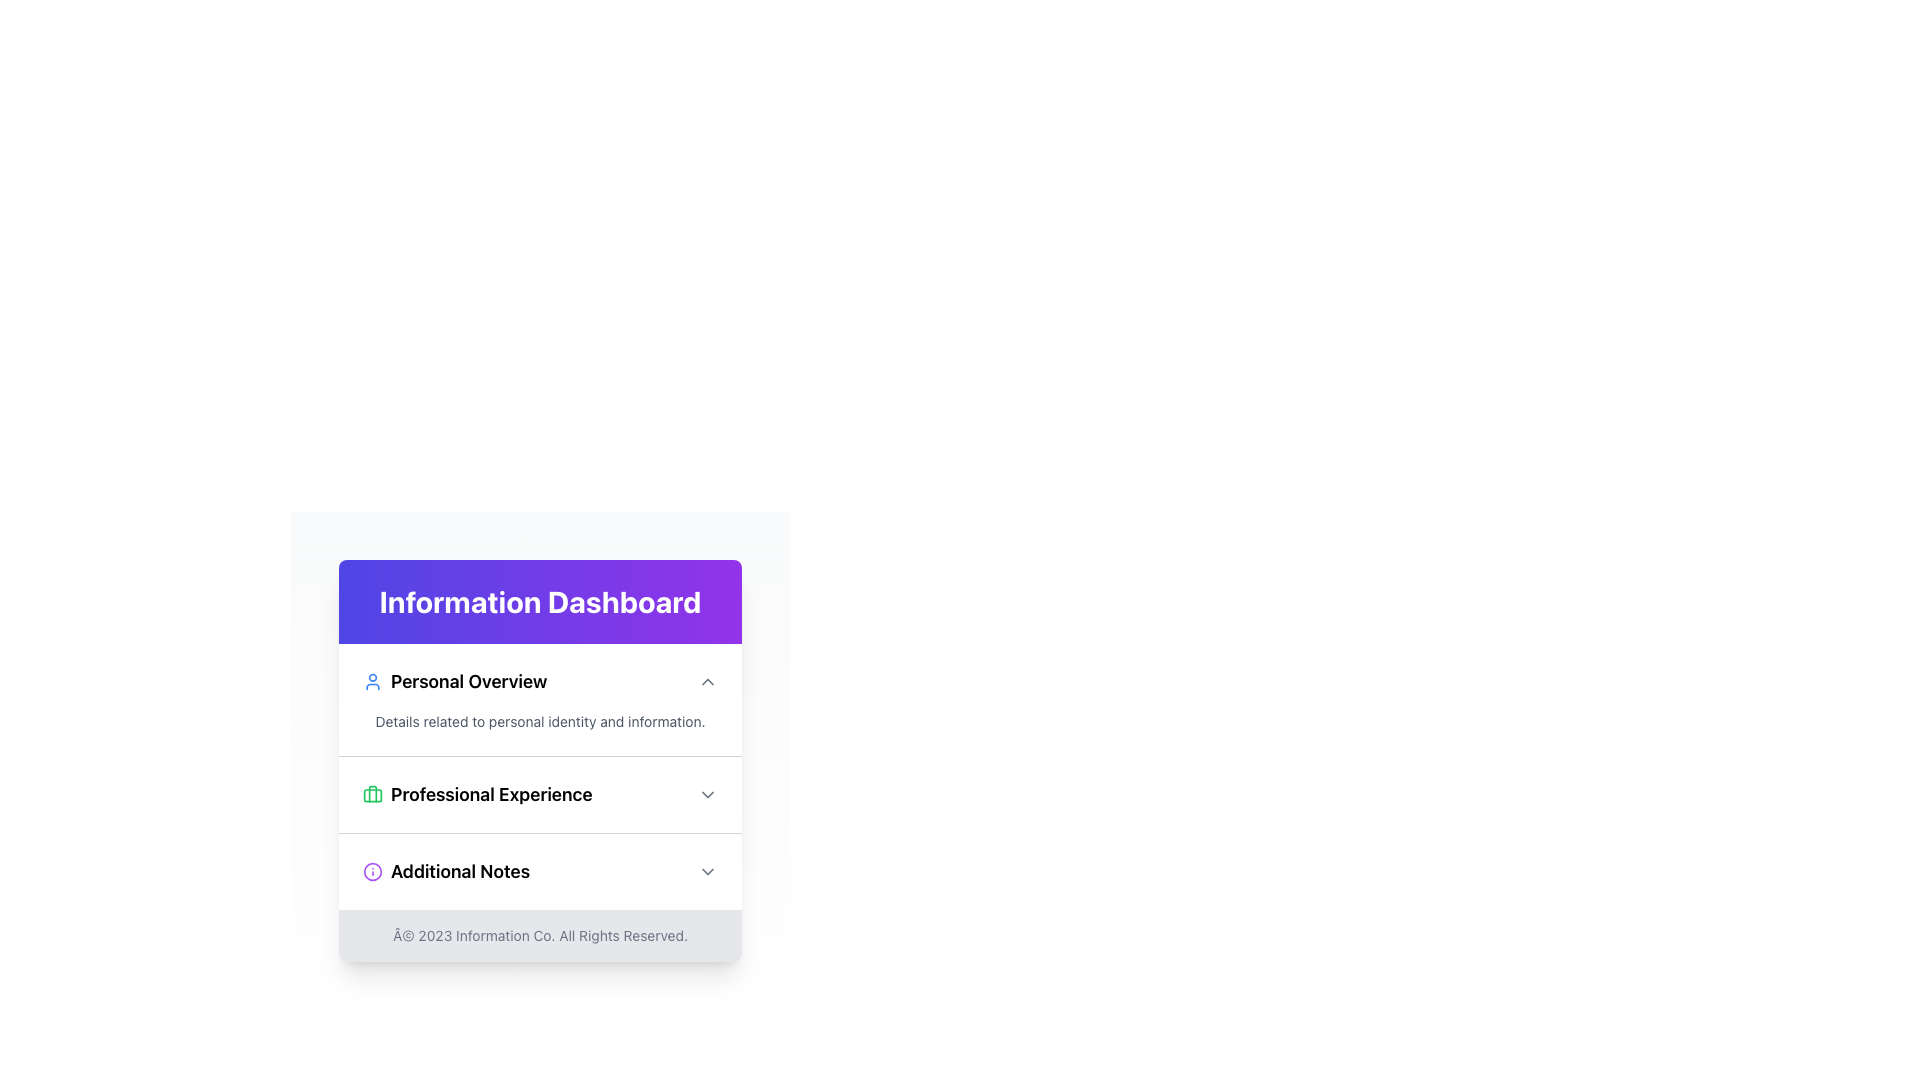  What do you see at coordinates (540, 721) in the screenshot?
I see `the text element reading 'Details related to personal identity and information.' which is located beneath the 'Personal Overview' header` at bounding box center [540, 721].